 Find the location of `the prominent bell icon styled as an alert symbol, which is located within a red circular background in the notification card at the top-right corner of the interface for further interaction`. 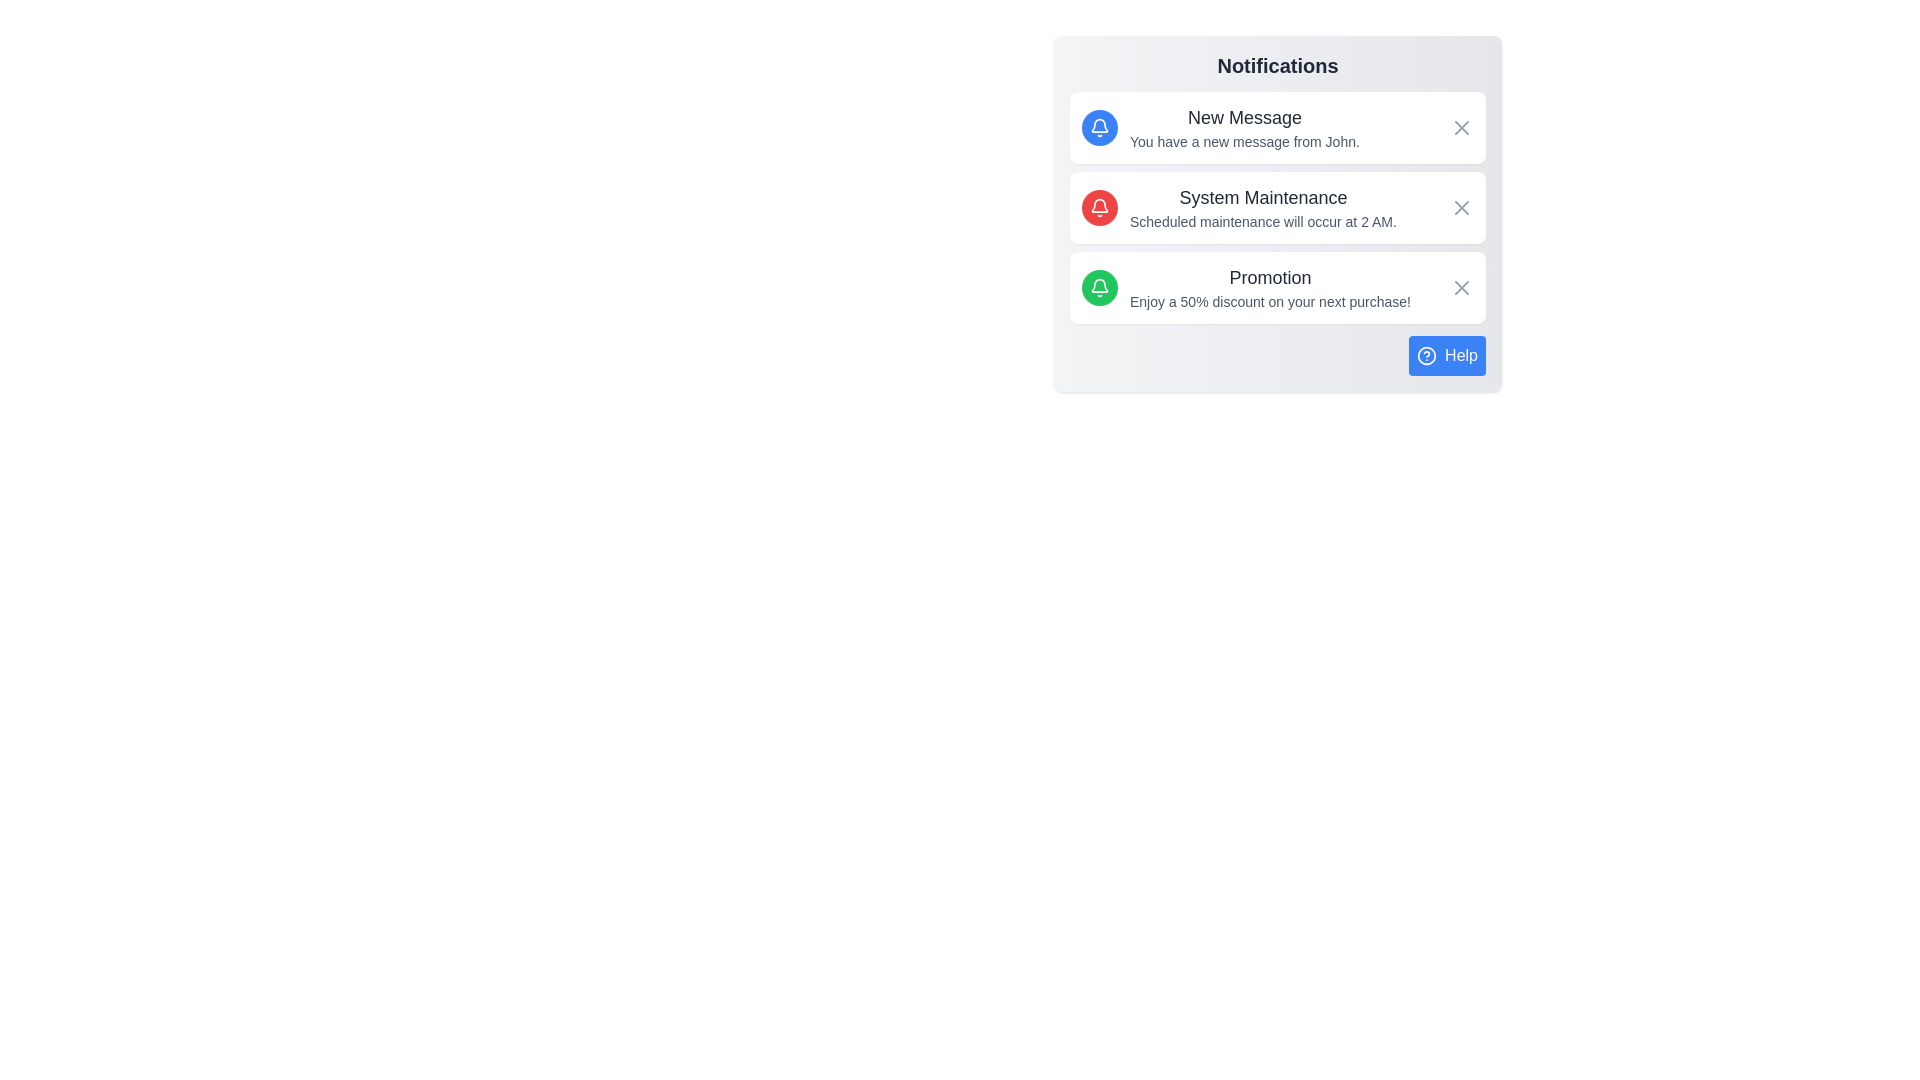

the prominent bell icon styled as an alert symbol, which is located within a red circular background in the notification card at the top-right corner of the interface for further interaction is located at coordinates (1098, 208).